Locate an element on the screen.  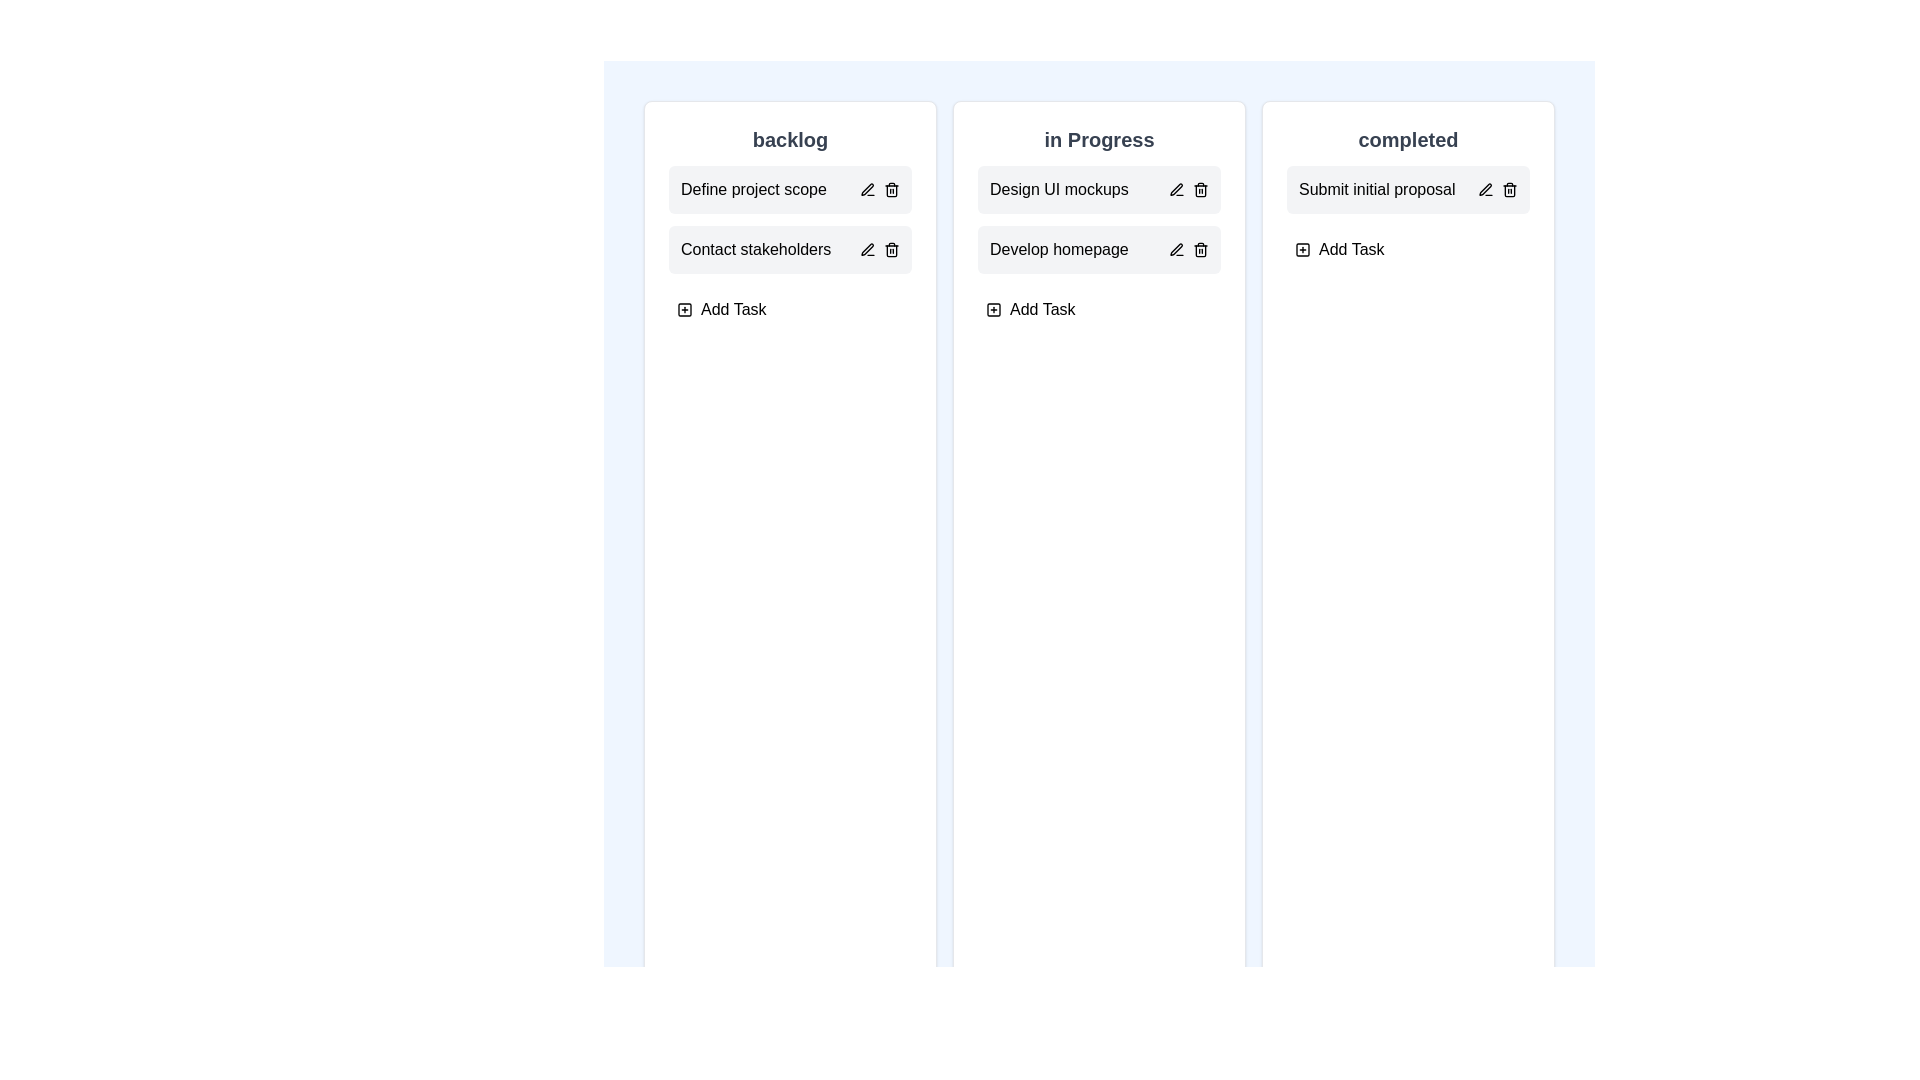
the edit icon of the task 'Submit initial proposal' in the 'completed' column is located at coordinates (1486, 189).